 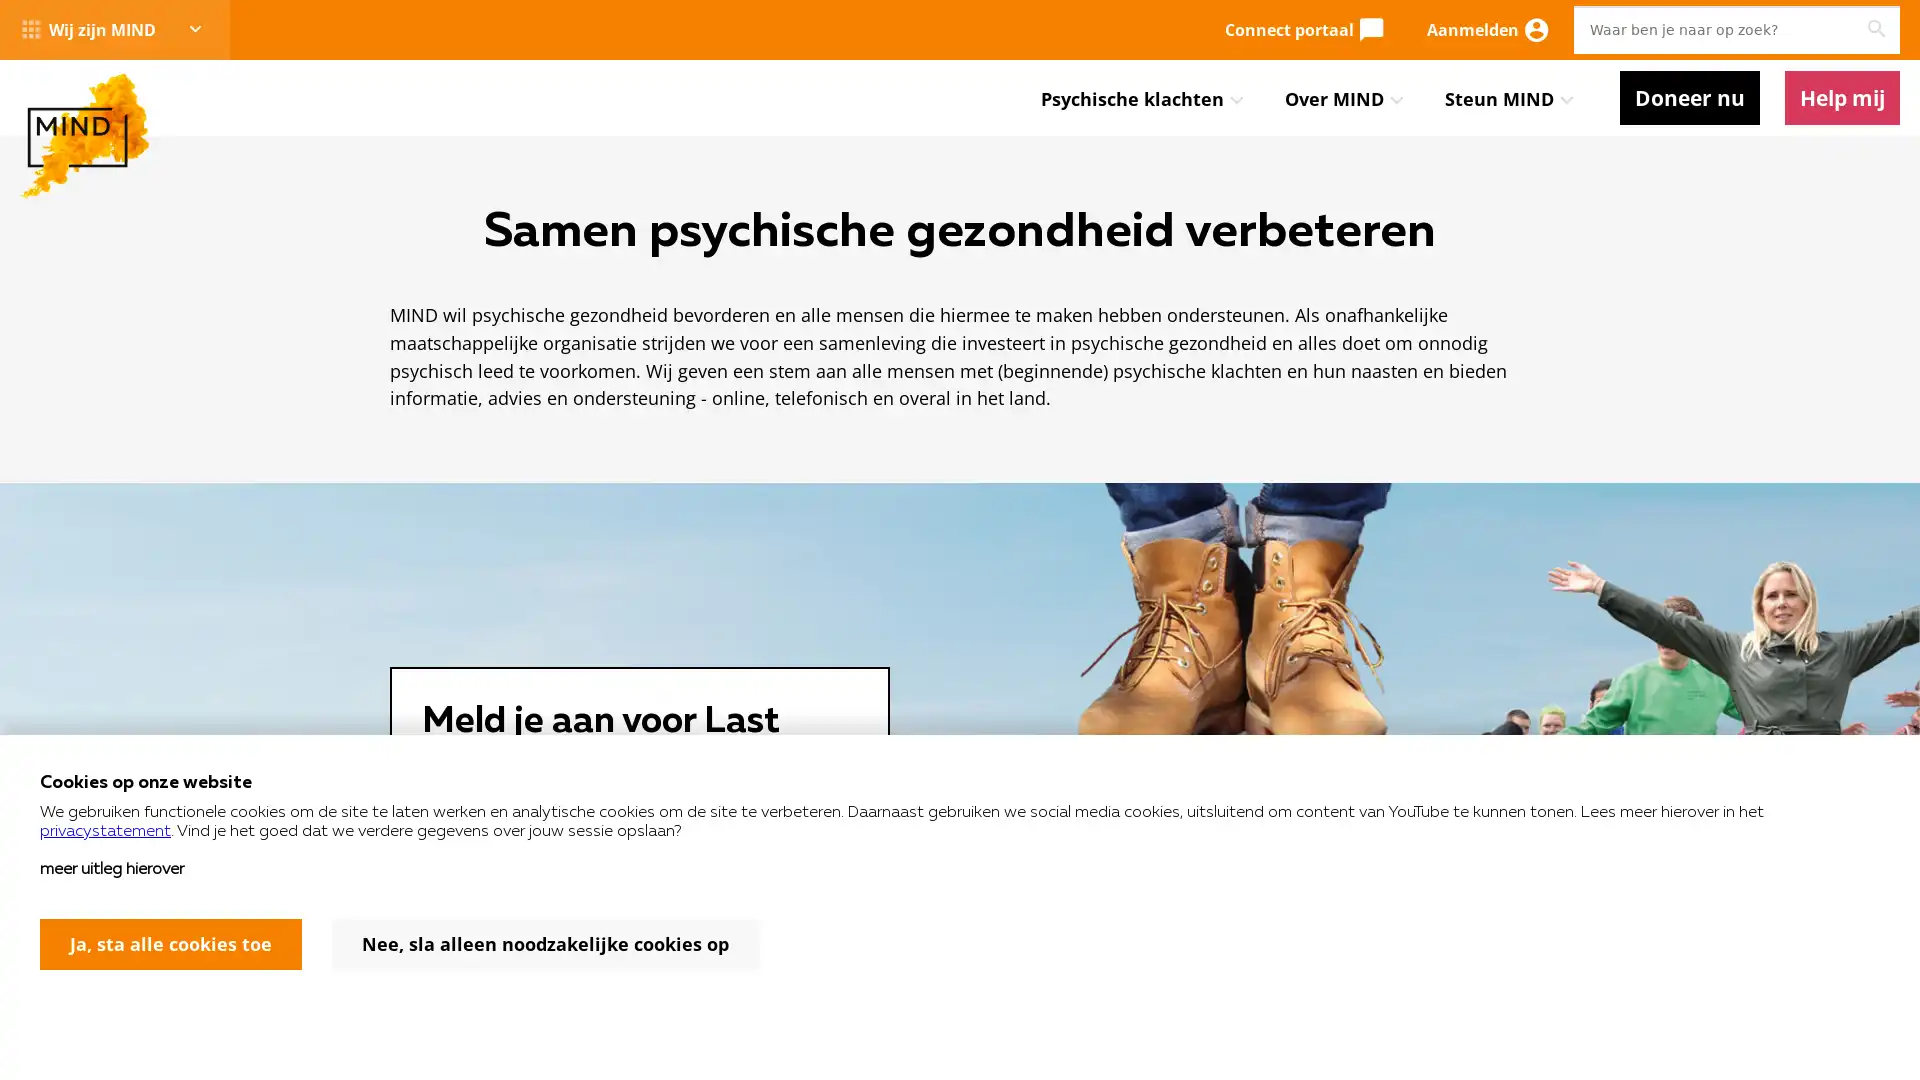 I want to click on Nee, sla alleen noodzakelijke cookies op, so click(x=545, y=944).